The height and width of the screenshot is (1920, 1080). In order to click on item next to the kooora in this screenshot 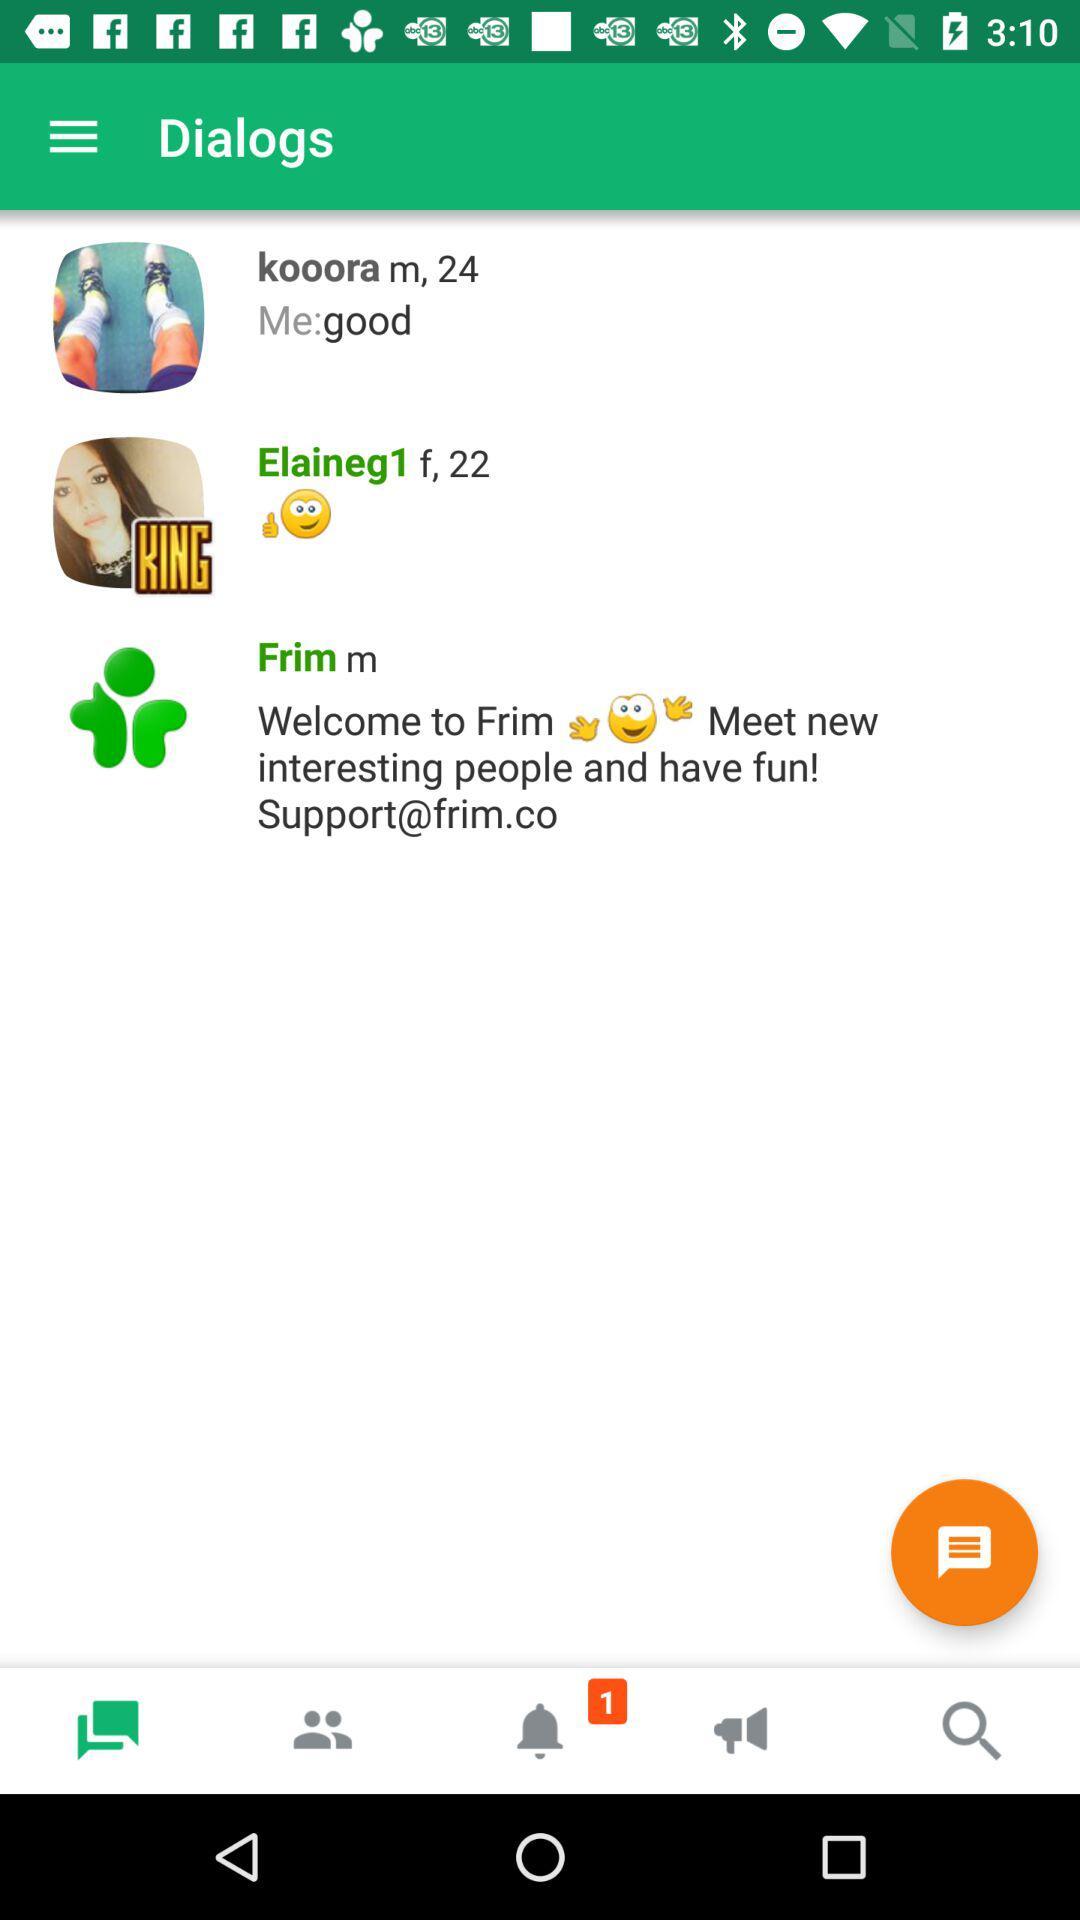, I will do `click(432, 266)`.